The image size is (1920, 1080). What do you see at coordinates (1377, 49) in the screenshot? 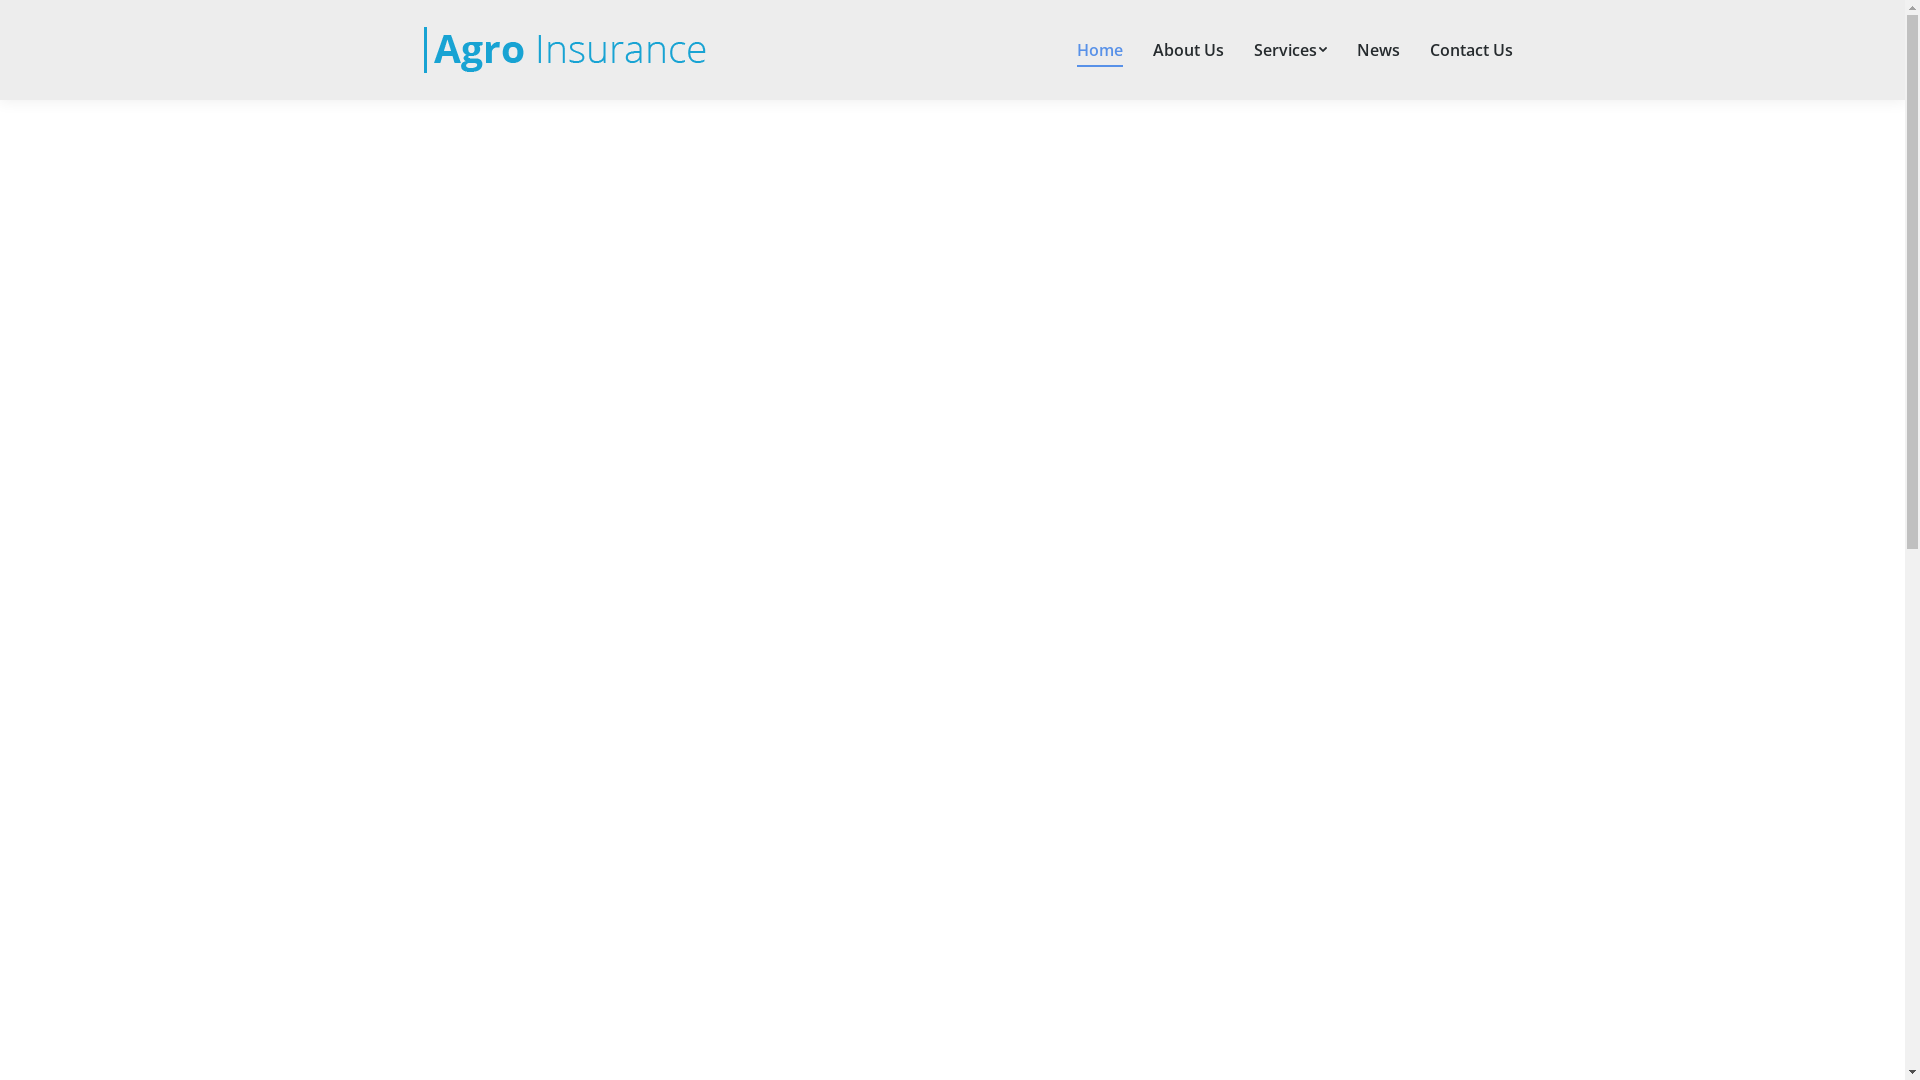
I see `'News'` at bounding box center [1377, 49].